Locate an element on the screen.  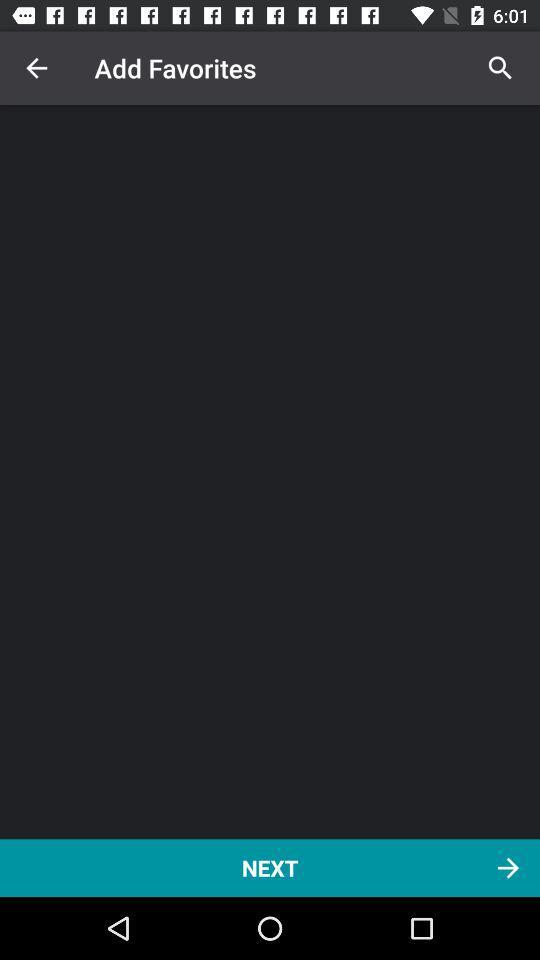
icon to the left of the add favorites item is located at coordinates (36, 68).